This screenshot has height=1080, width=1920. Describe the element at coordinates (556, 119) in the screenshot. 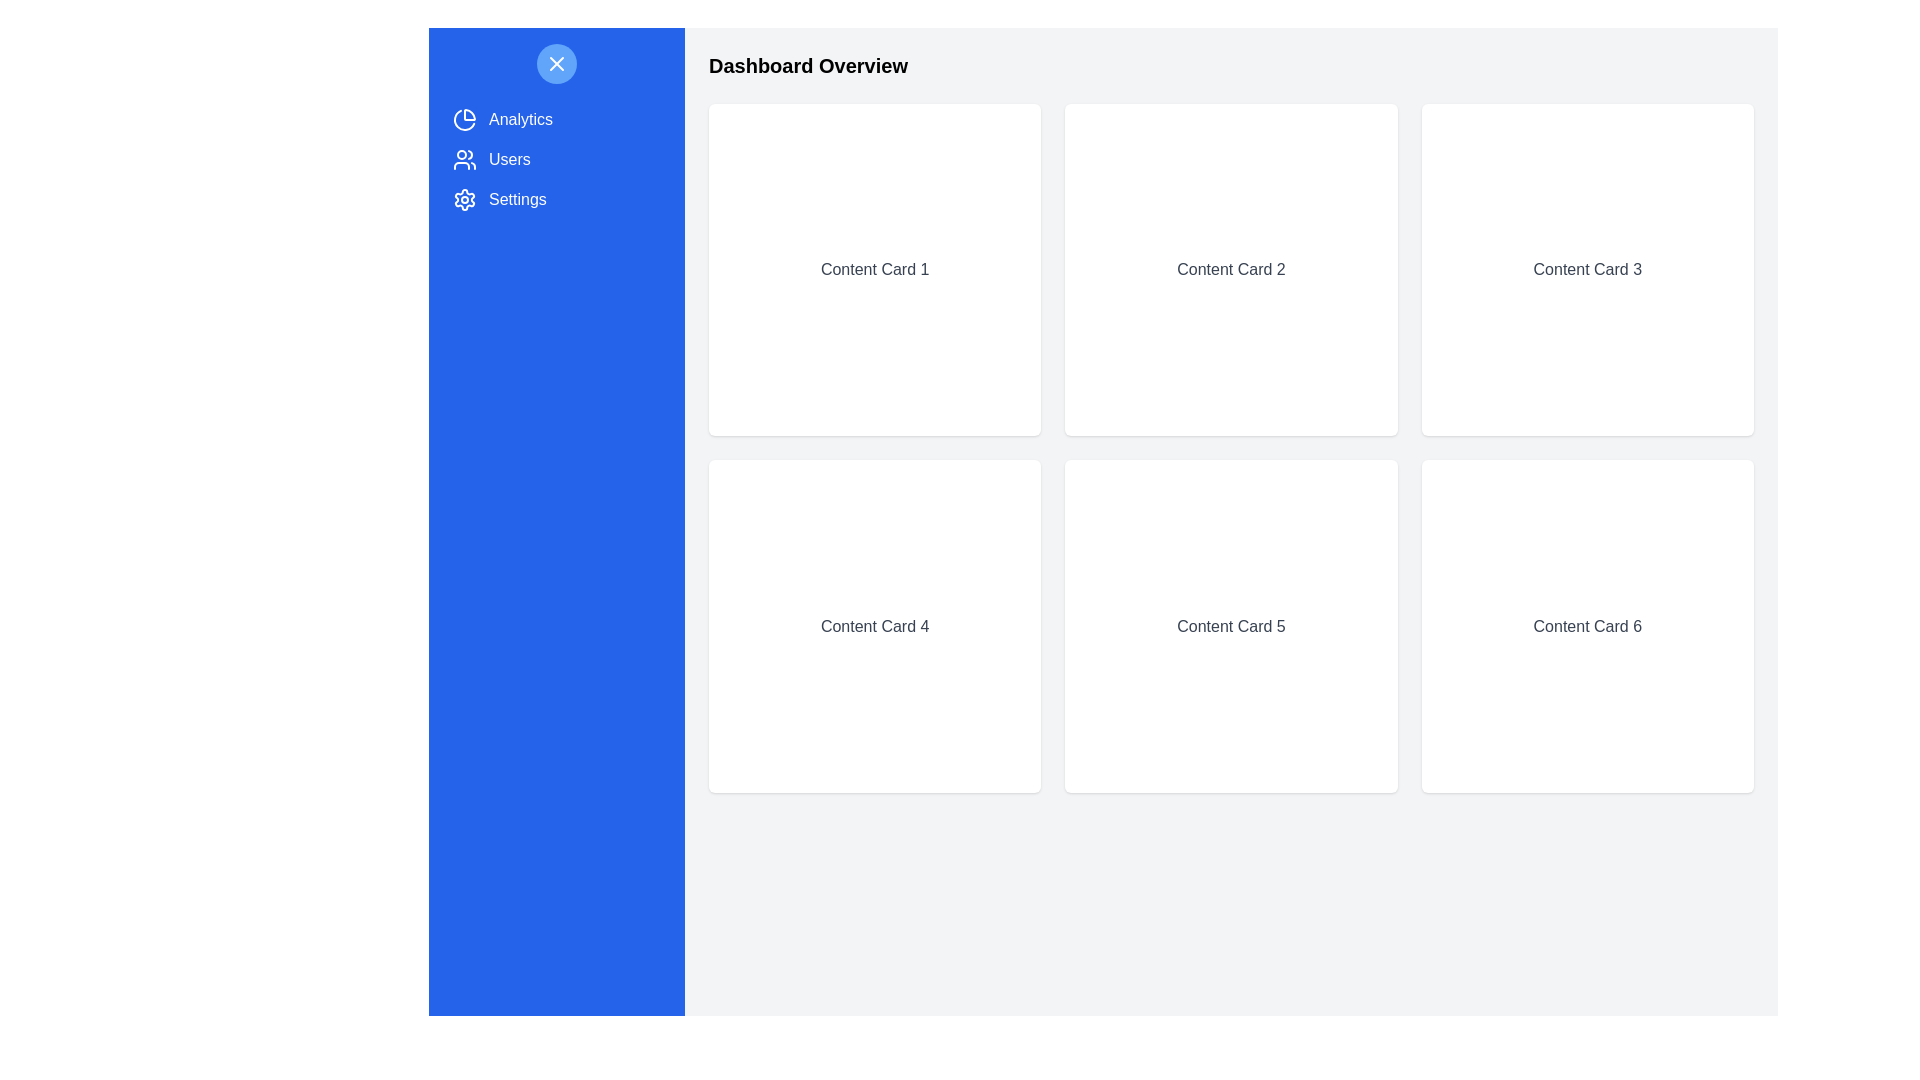

I see `the Analytics section in the navigation drawer` at that location.